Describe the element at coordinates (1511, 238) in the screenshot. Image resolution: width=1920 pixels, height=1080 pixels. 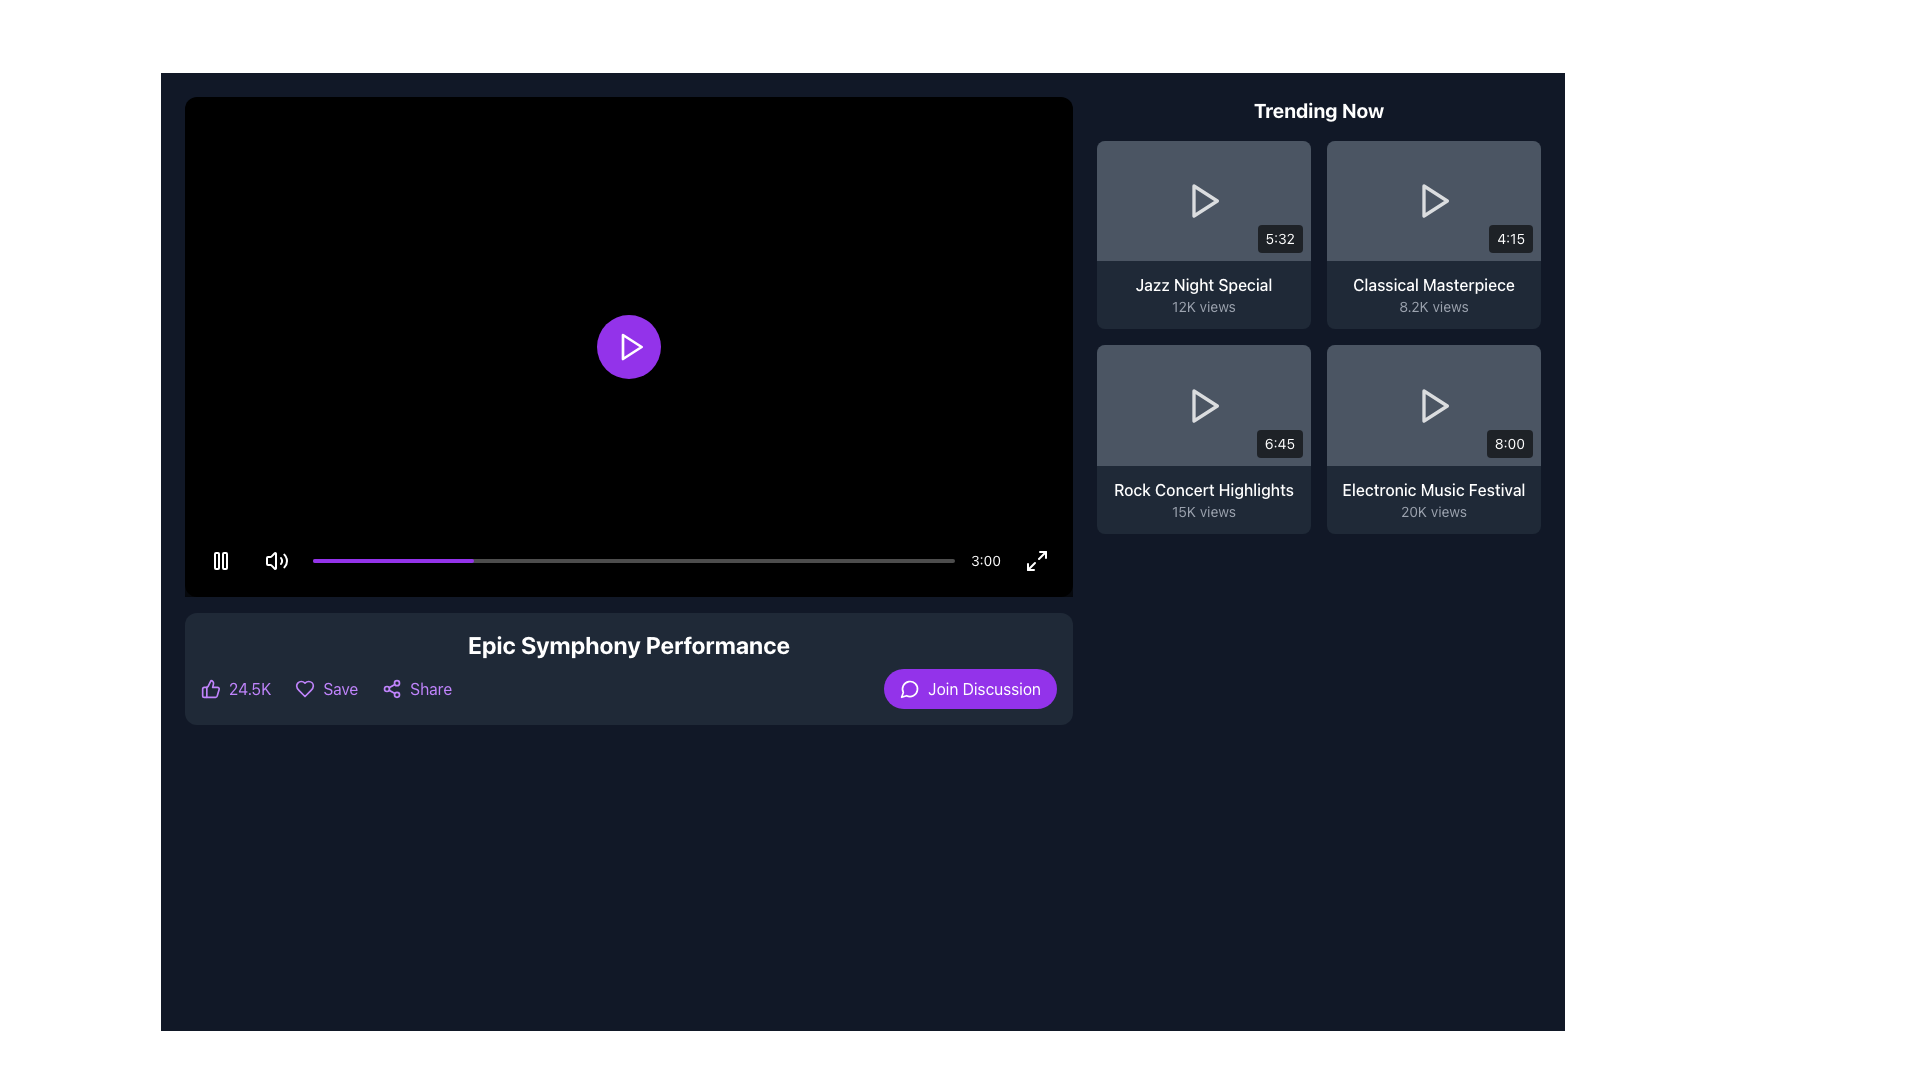
I see `the label styled as a small rectangular badge with a black background and white text reading '4:15', located at the bottom-right corner of the video thumbnail interface` at that location.